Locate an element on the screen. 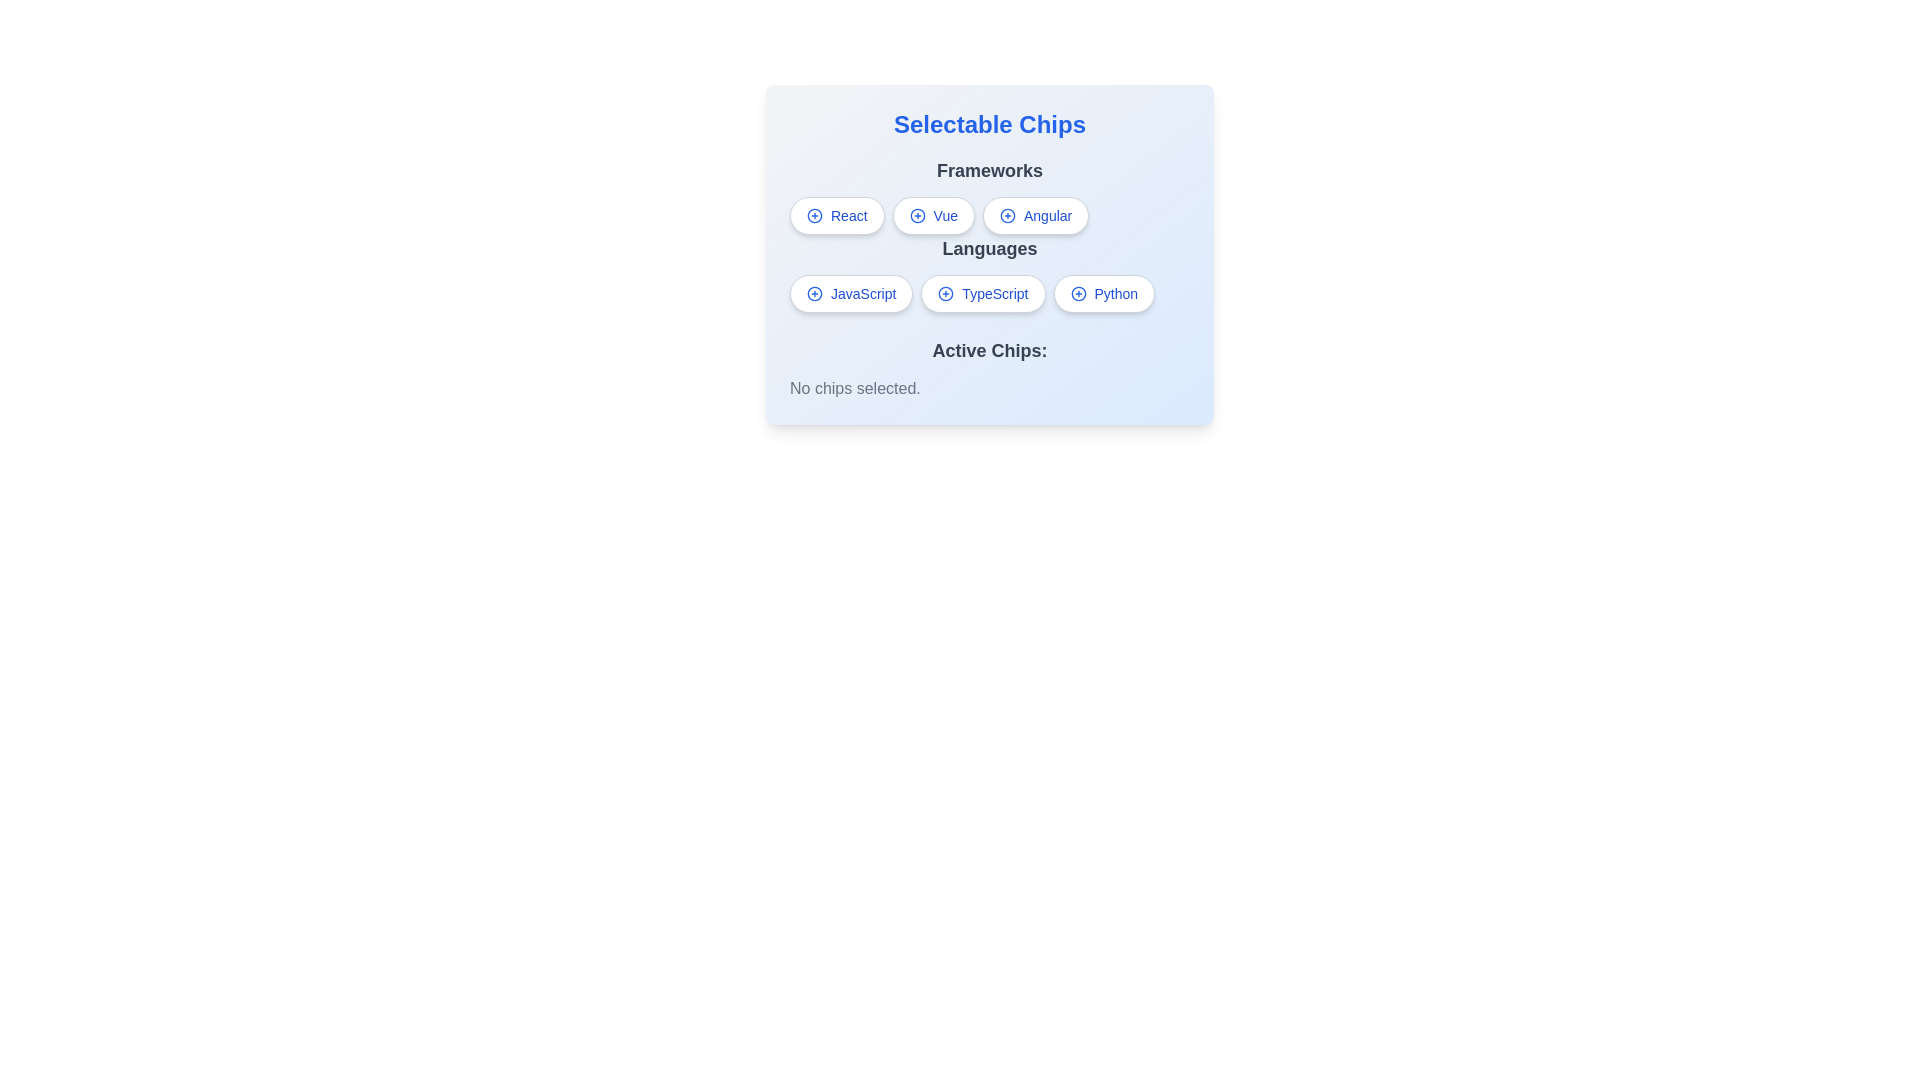  the chip representing a programming language in the group located below the 'Frameworks' chips and above the 'Active Chips:' section is located at coordinates (989, 273).